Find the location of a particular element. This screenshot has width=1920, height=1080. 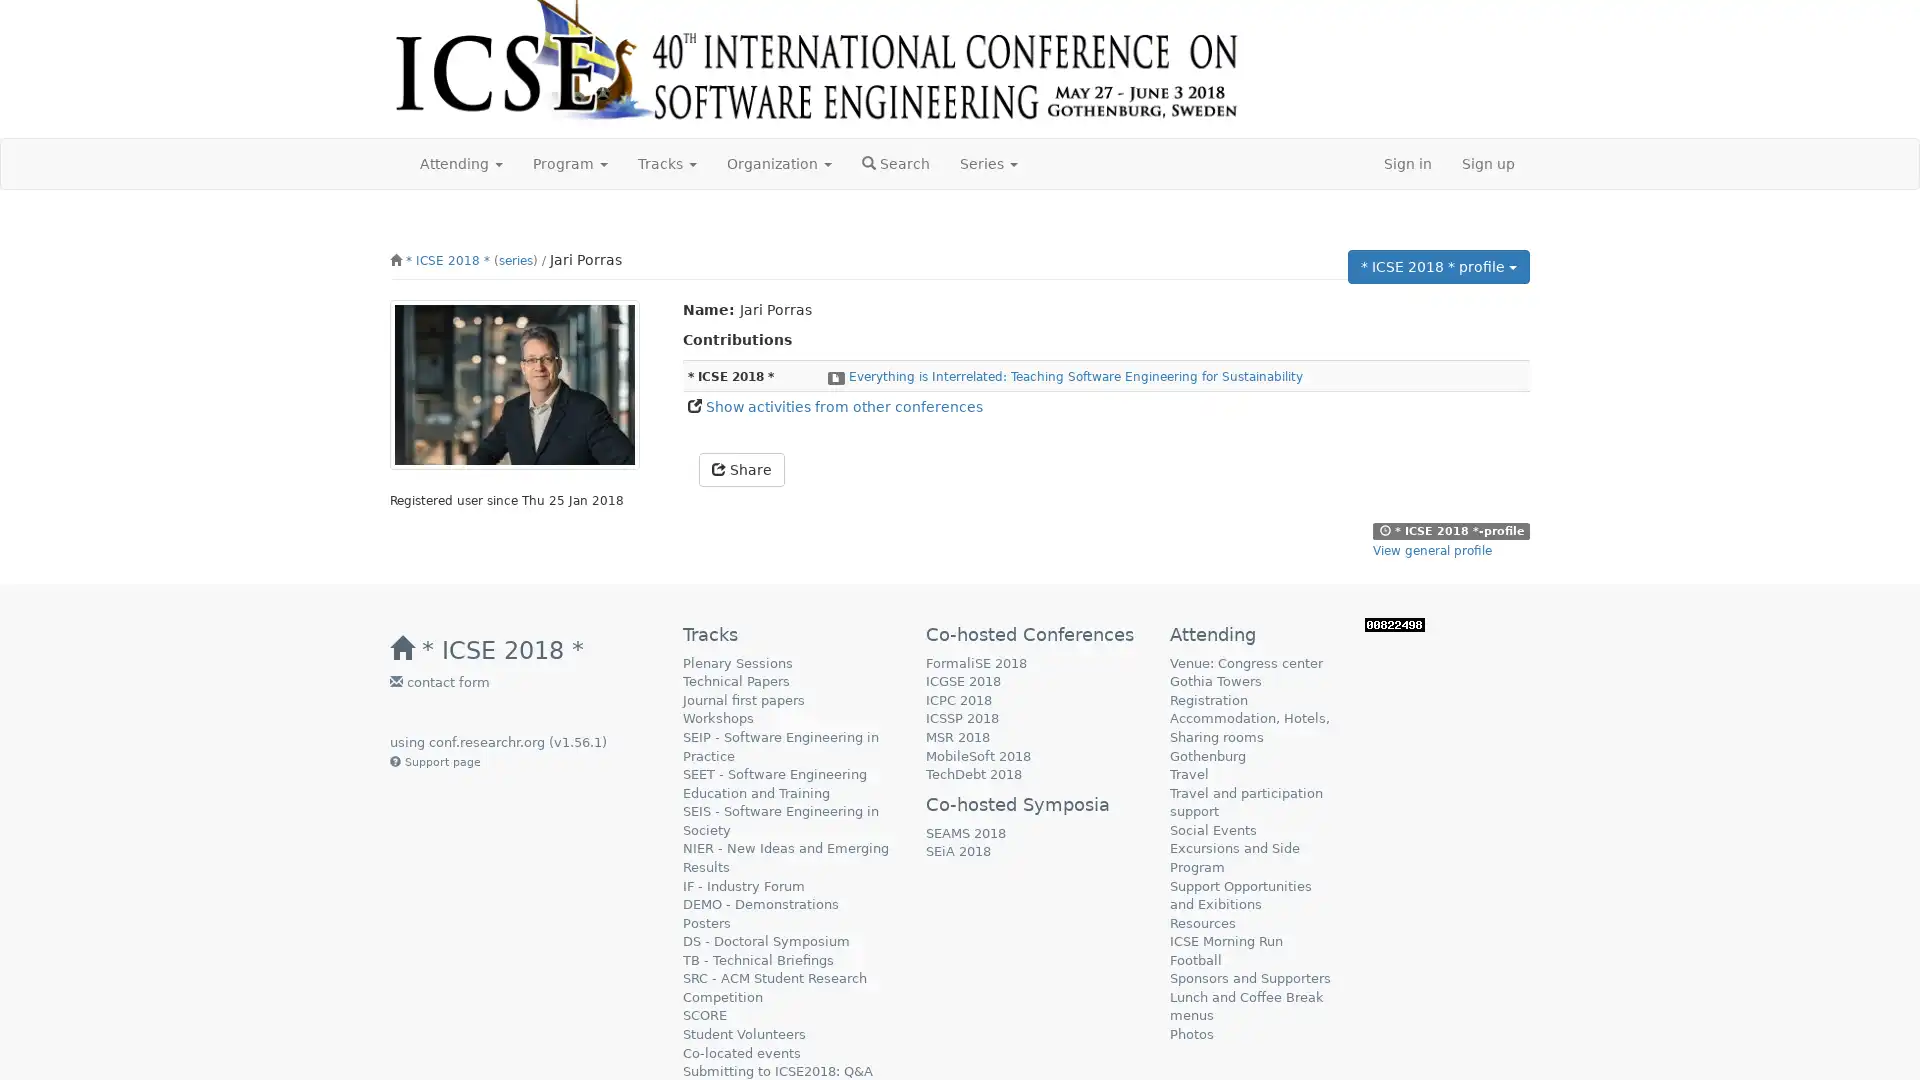

* ICSE 2018 * profile is located at coordinates (1438, 265).